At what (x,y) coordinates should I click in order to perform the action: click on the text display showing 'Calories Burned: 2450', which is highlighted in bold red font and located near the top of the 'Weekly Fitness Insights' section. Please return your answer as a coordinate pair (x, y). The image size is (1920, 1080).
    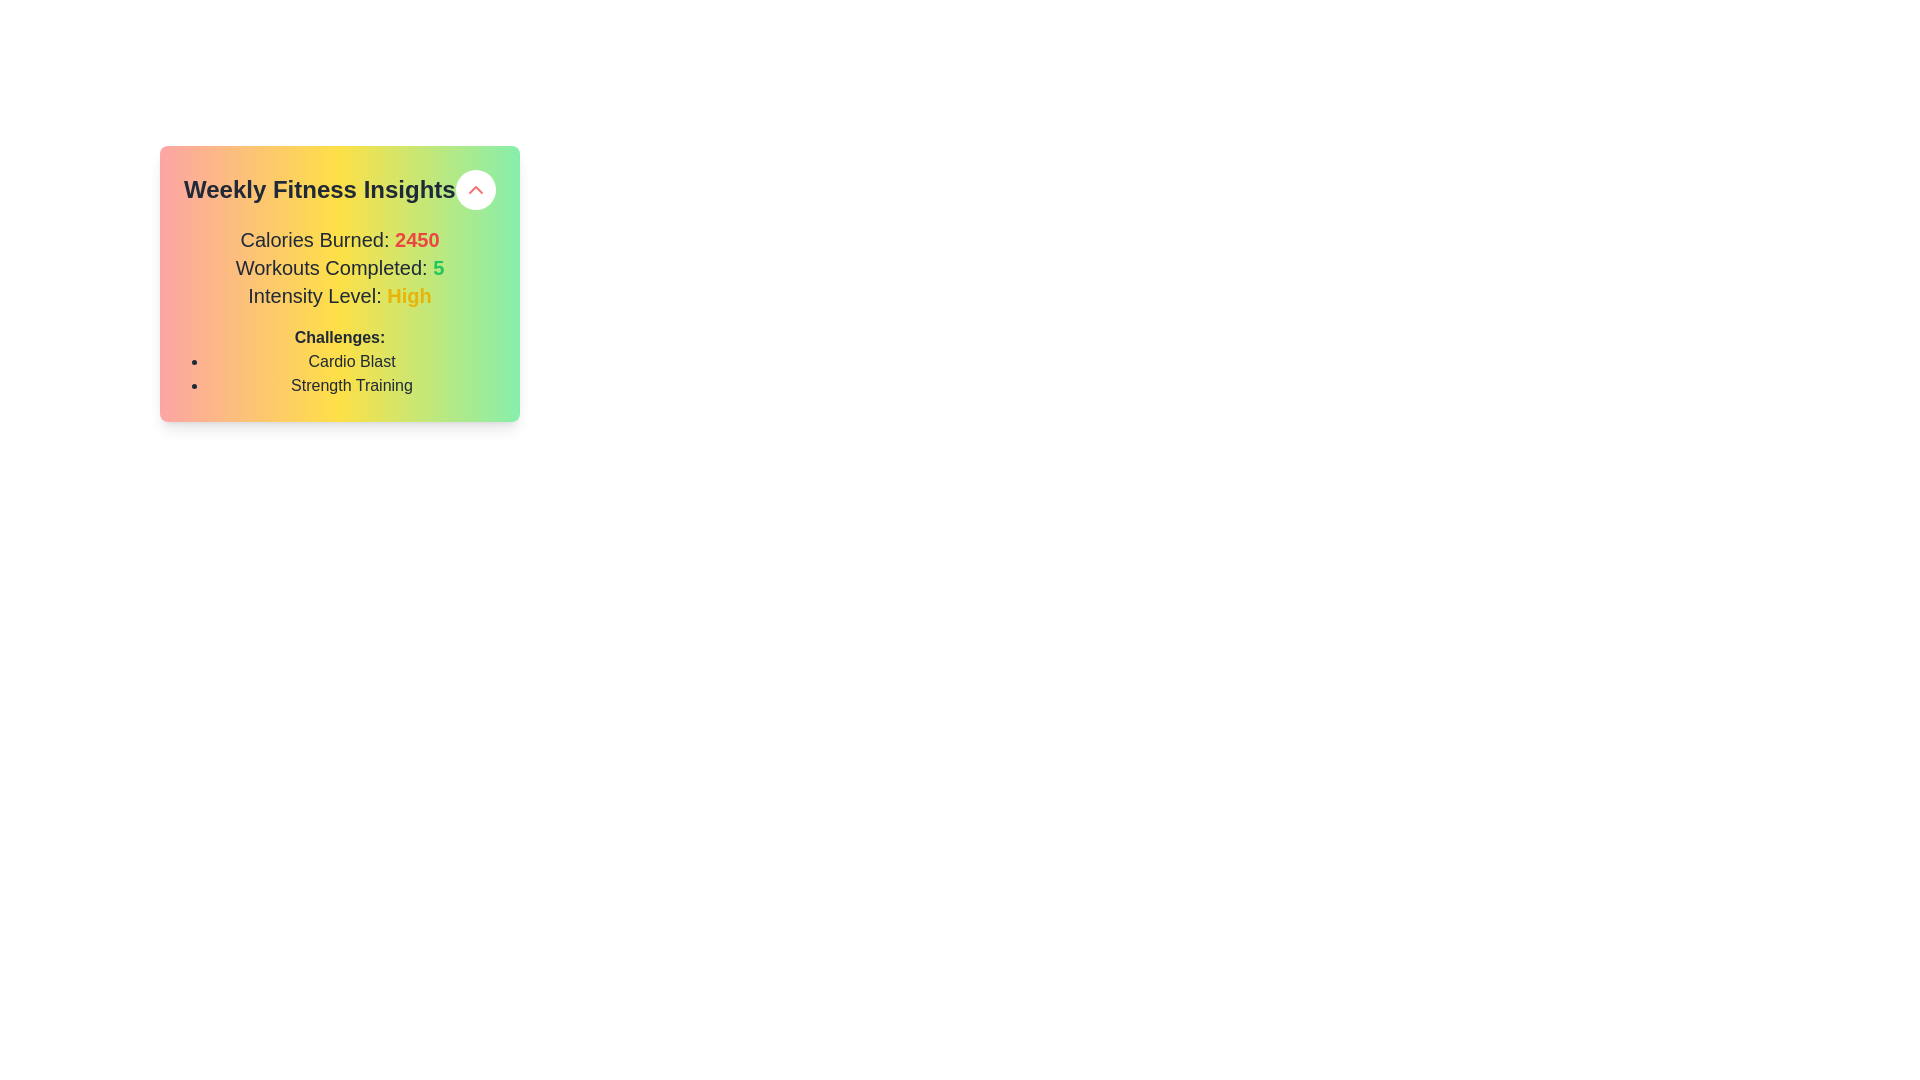
    Looking at the image, I should click on (340, 238).